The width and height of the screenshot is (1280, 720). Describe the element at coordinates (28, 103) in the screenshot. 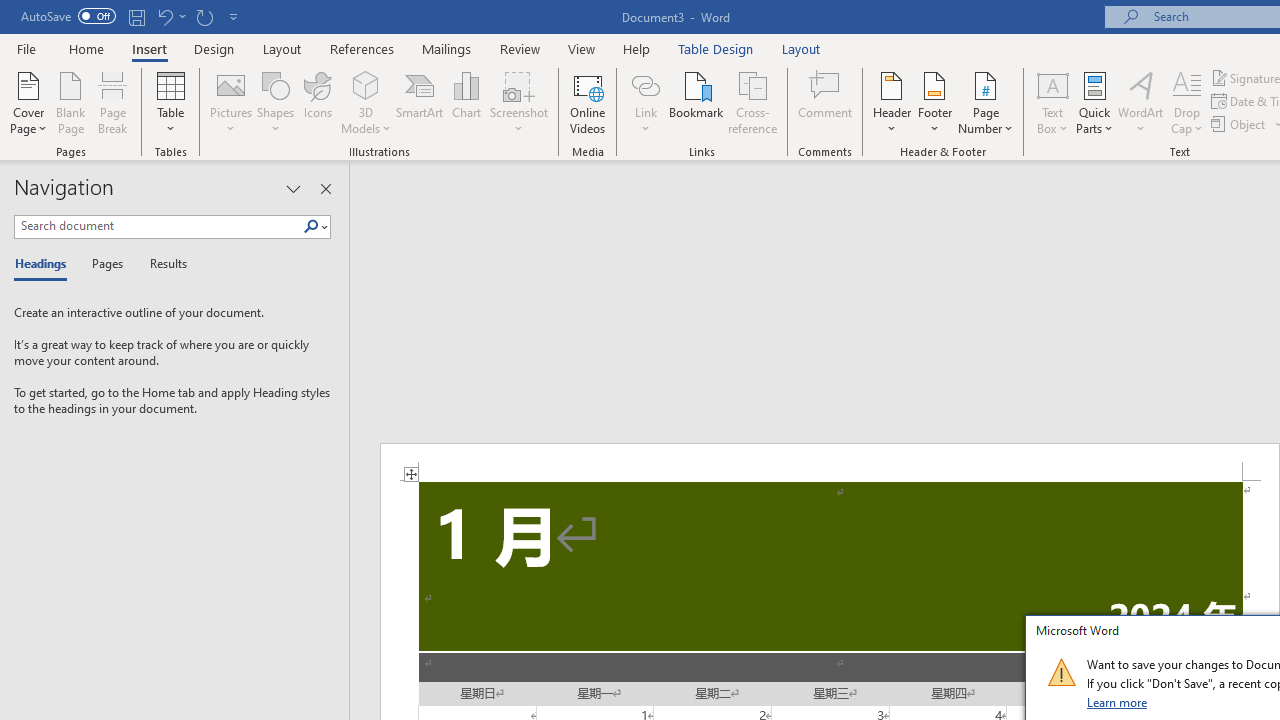

I see `'Cover Page'` at that location.